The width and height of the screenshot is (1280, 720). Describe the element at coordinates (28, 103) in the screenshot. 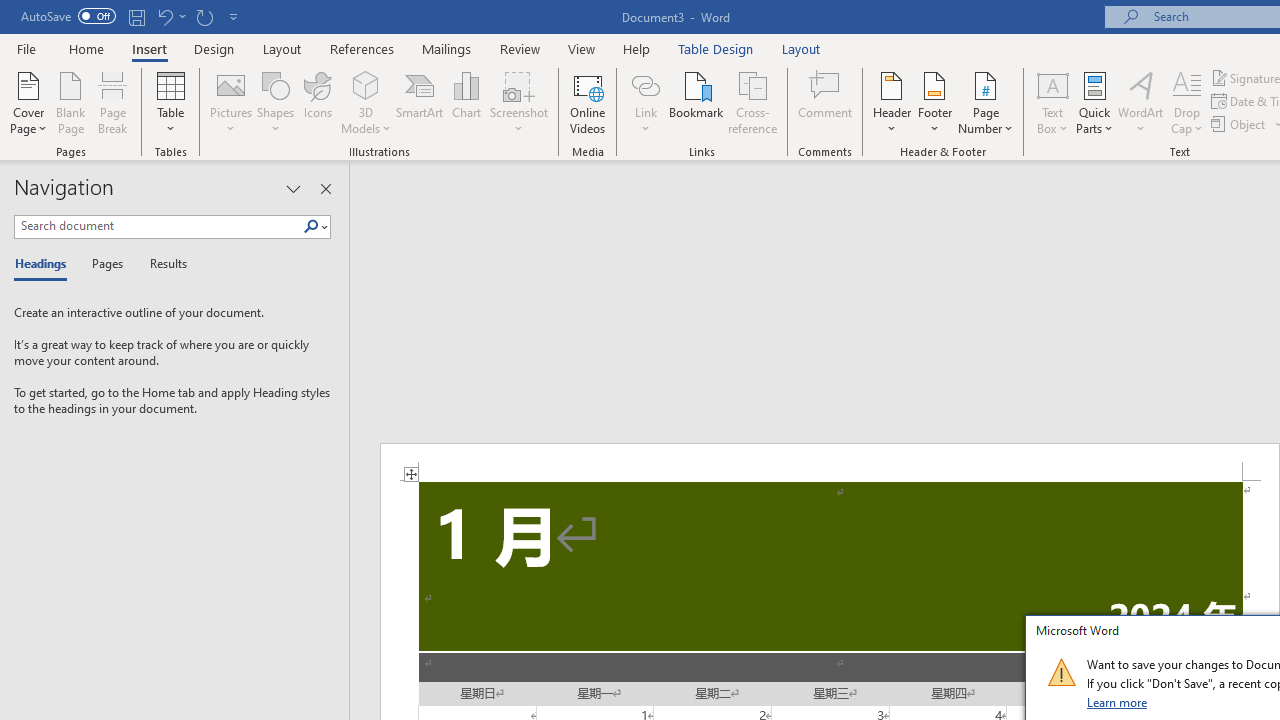

I see `'Cover Page'` at that location.